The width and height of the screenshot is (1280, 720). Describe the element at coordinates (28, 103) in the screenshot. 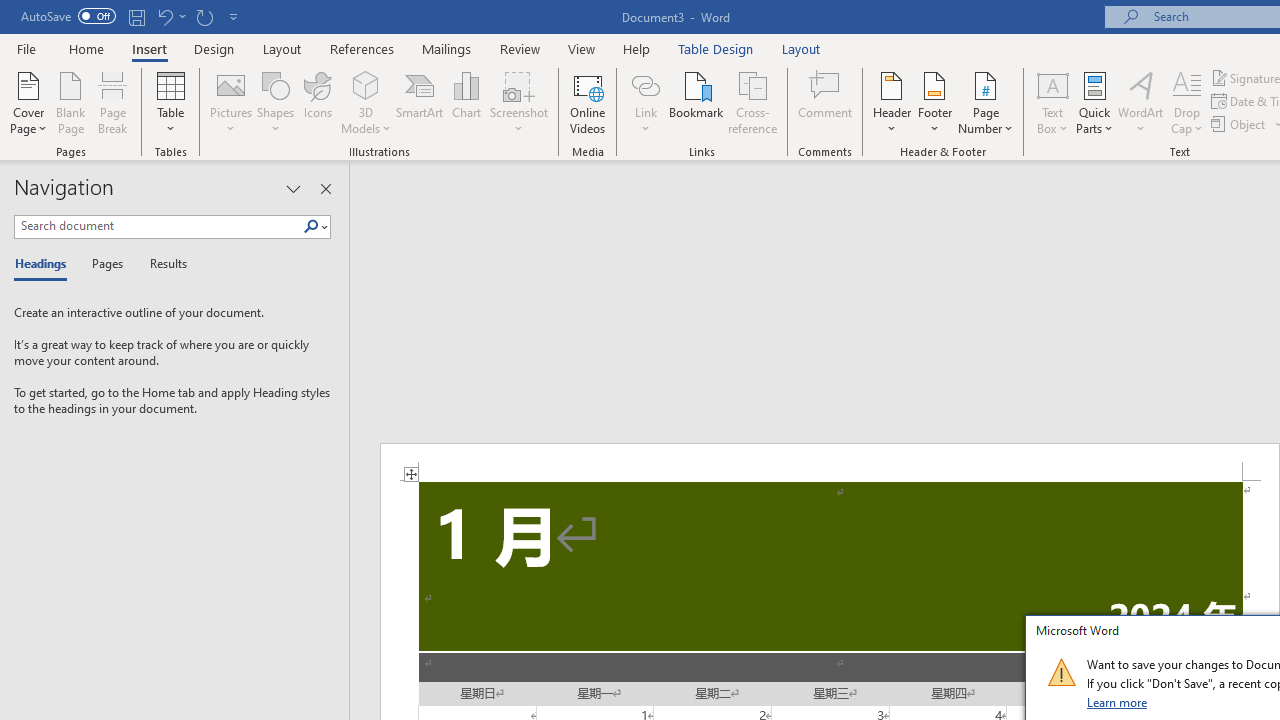

I see `'Cover Page'` at that location.